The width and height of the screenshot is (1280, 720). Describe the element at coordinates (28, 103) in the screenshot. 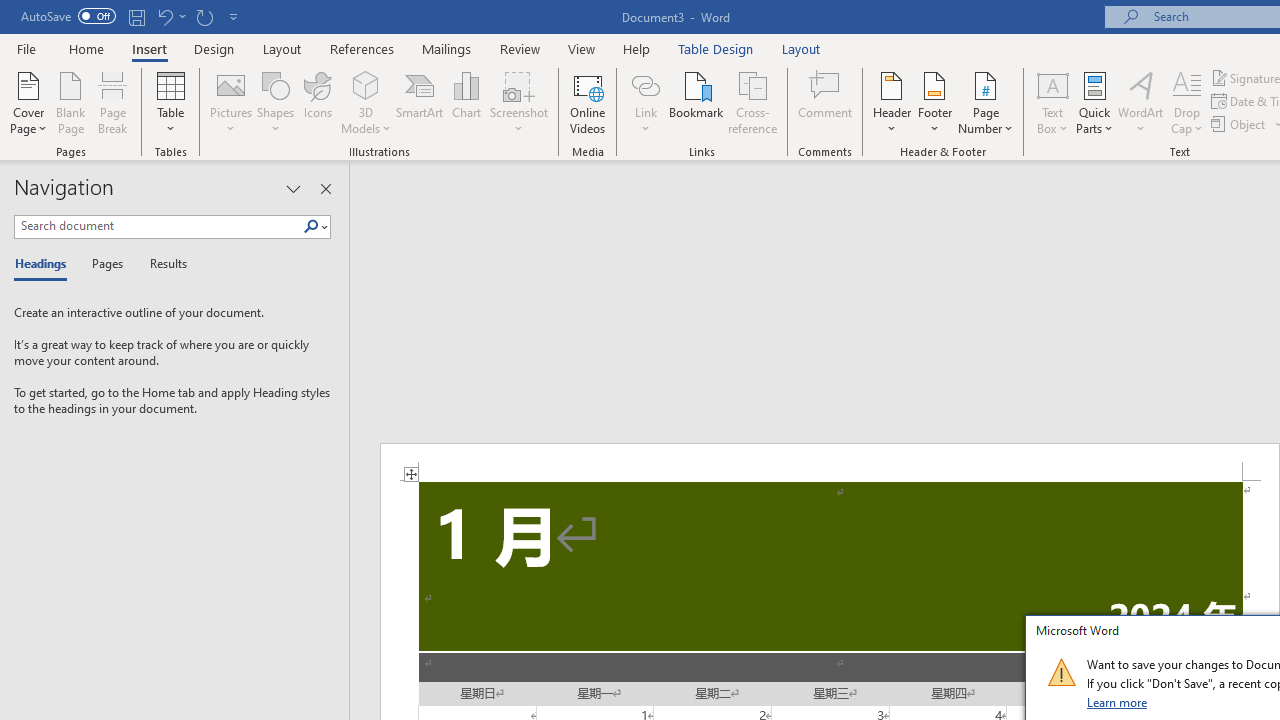

I see `'Cover Page'` at that location.